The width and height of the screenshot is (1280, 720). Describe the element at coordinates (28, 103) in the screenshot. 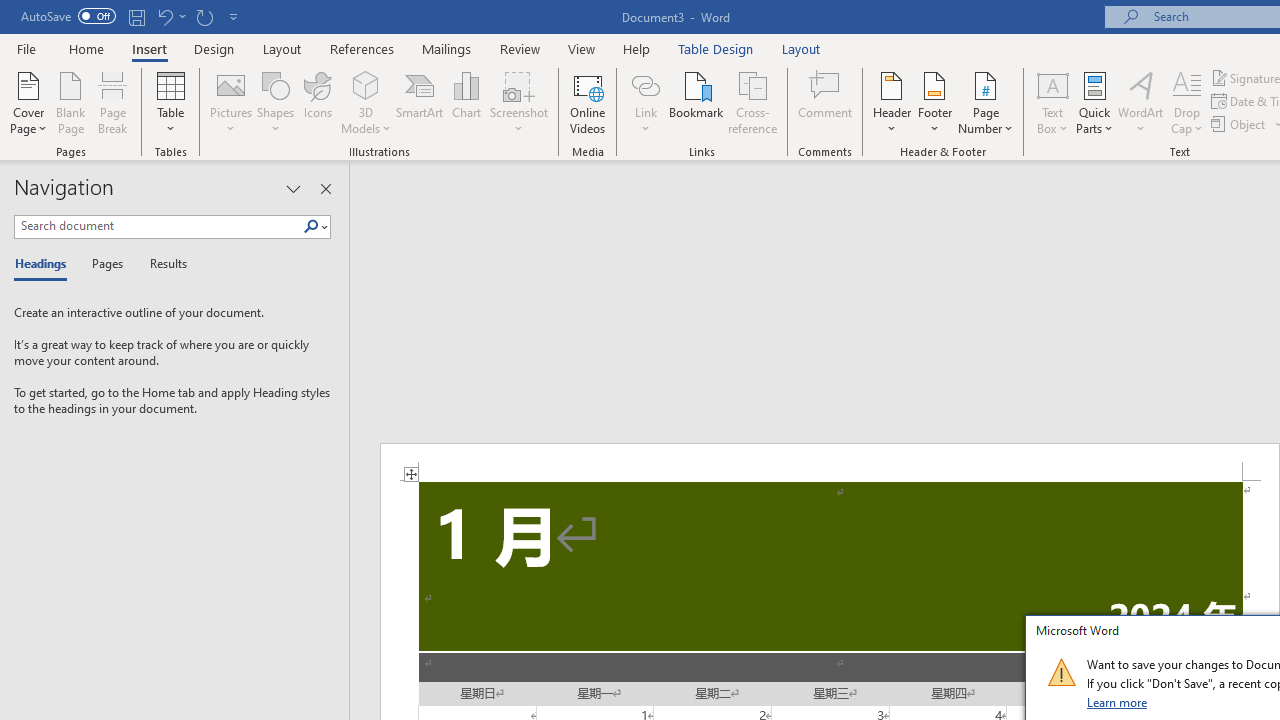

I see `'Cover Page'` at that location.